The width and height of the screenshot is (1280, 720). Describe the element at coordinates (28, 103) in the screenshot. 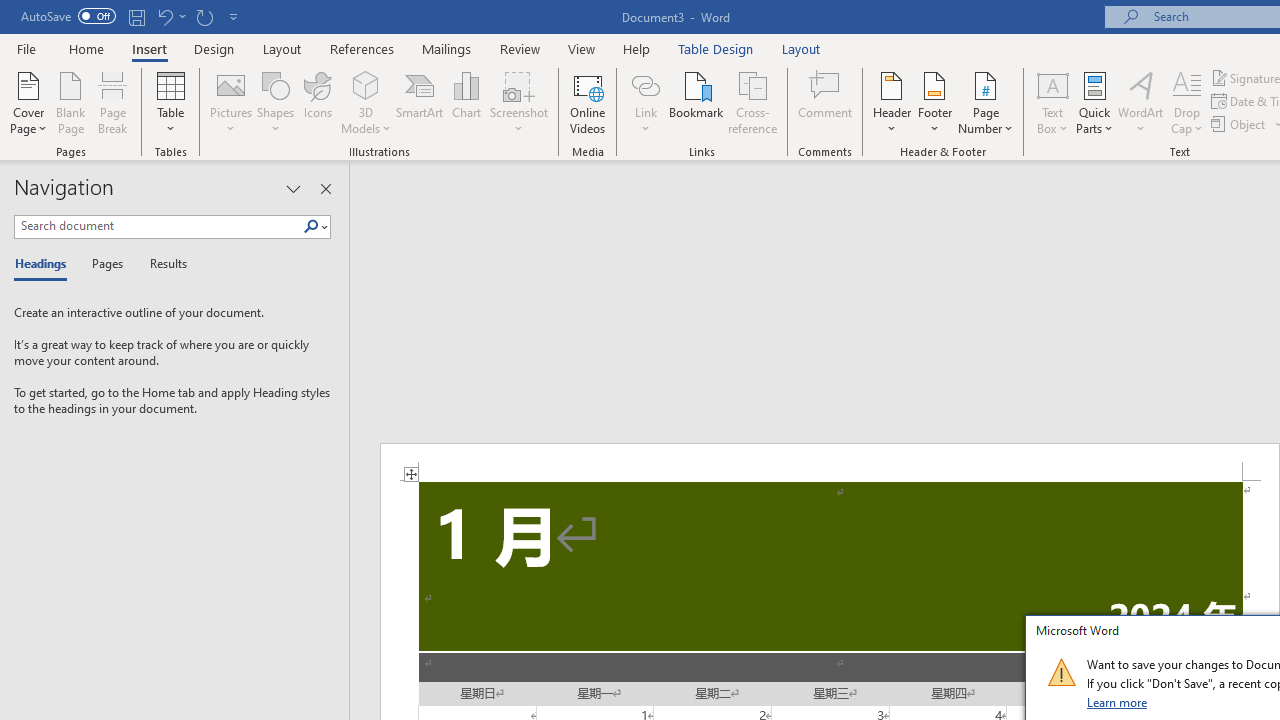

I see `'Cover Page'` at that location.